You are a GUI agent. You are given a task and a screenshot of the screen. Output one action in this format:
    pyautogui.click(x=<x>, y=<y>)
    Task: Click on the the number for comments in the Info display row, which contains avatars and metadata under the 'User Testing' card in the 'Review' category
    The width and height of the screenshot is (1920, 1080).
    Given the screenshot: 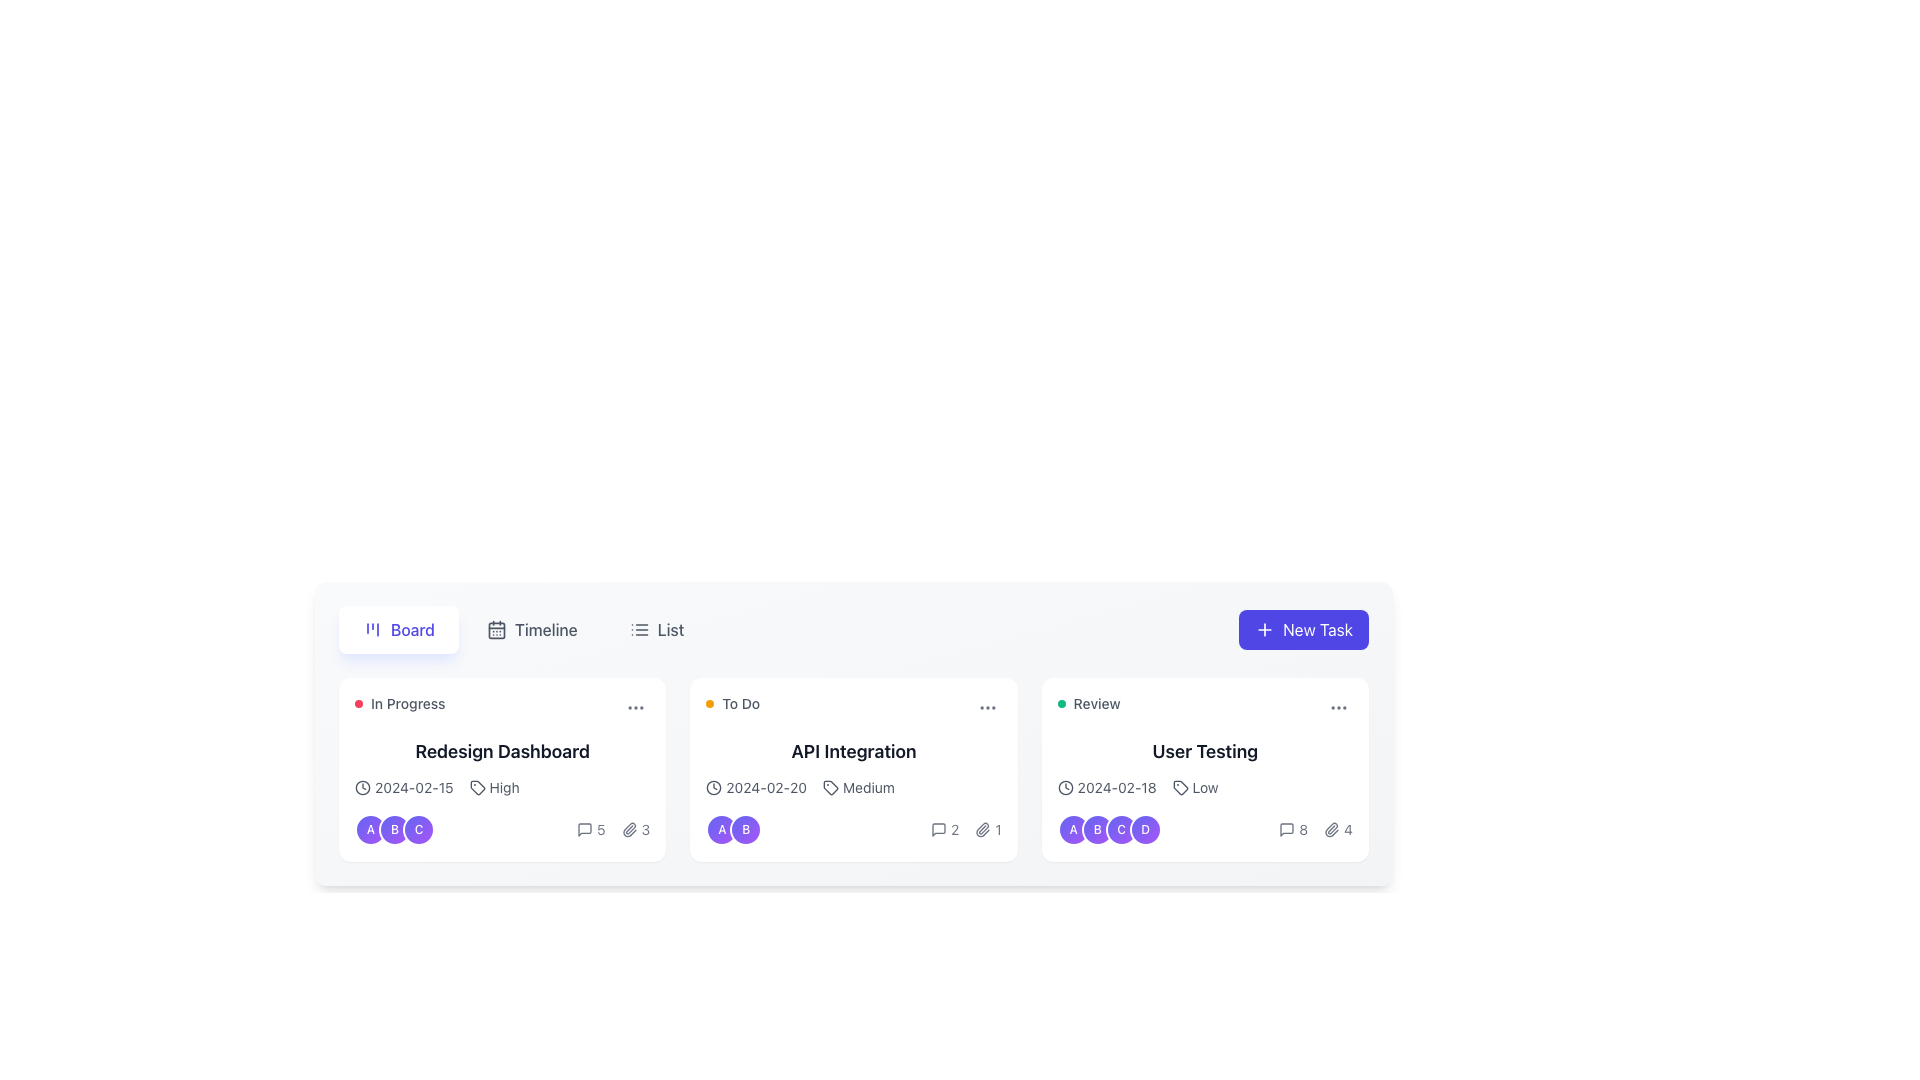 What is the action you would take?
    pyautogui.click(x=1204, y=829)
    